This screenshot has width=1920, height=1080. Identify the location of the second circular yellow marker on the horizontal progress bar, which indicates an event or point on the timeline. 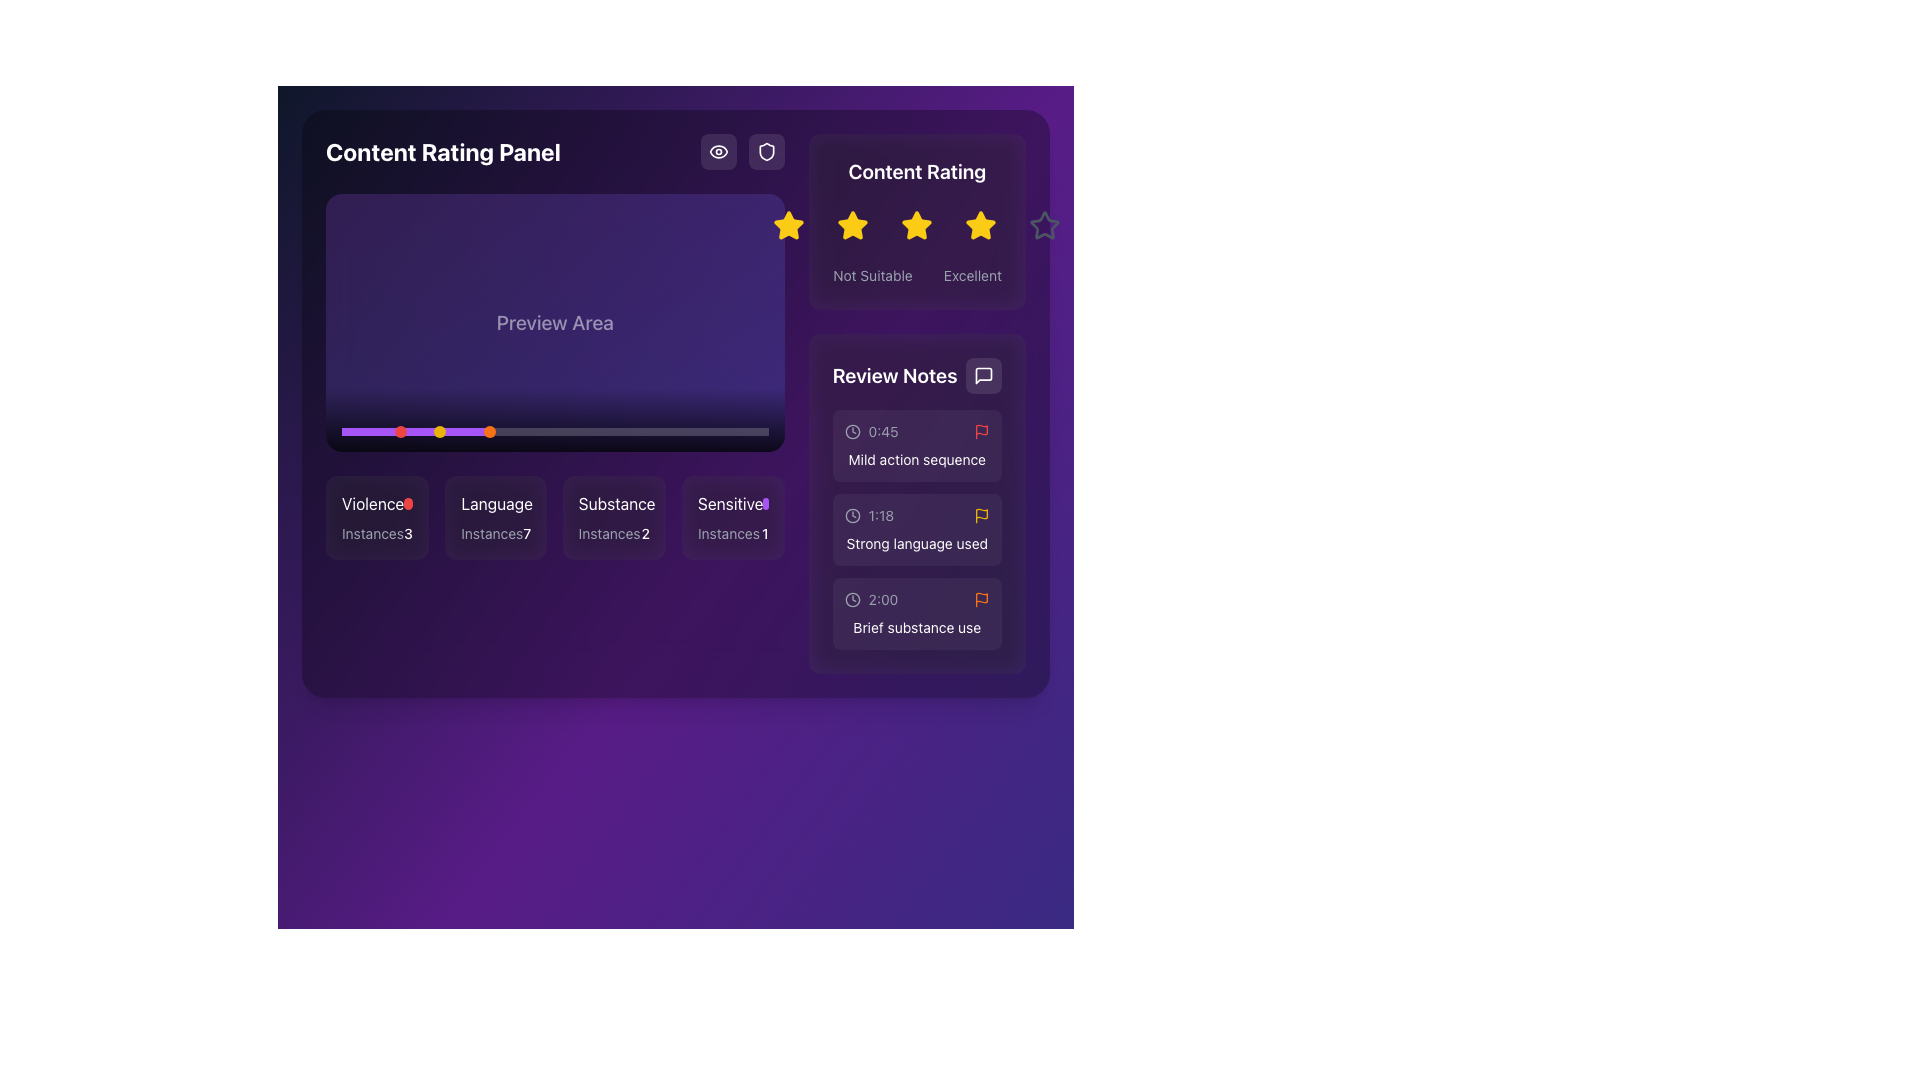
(439, 431).